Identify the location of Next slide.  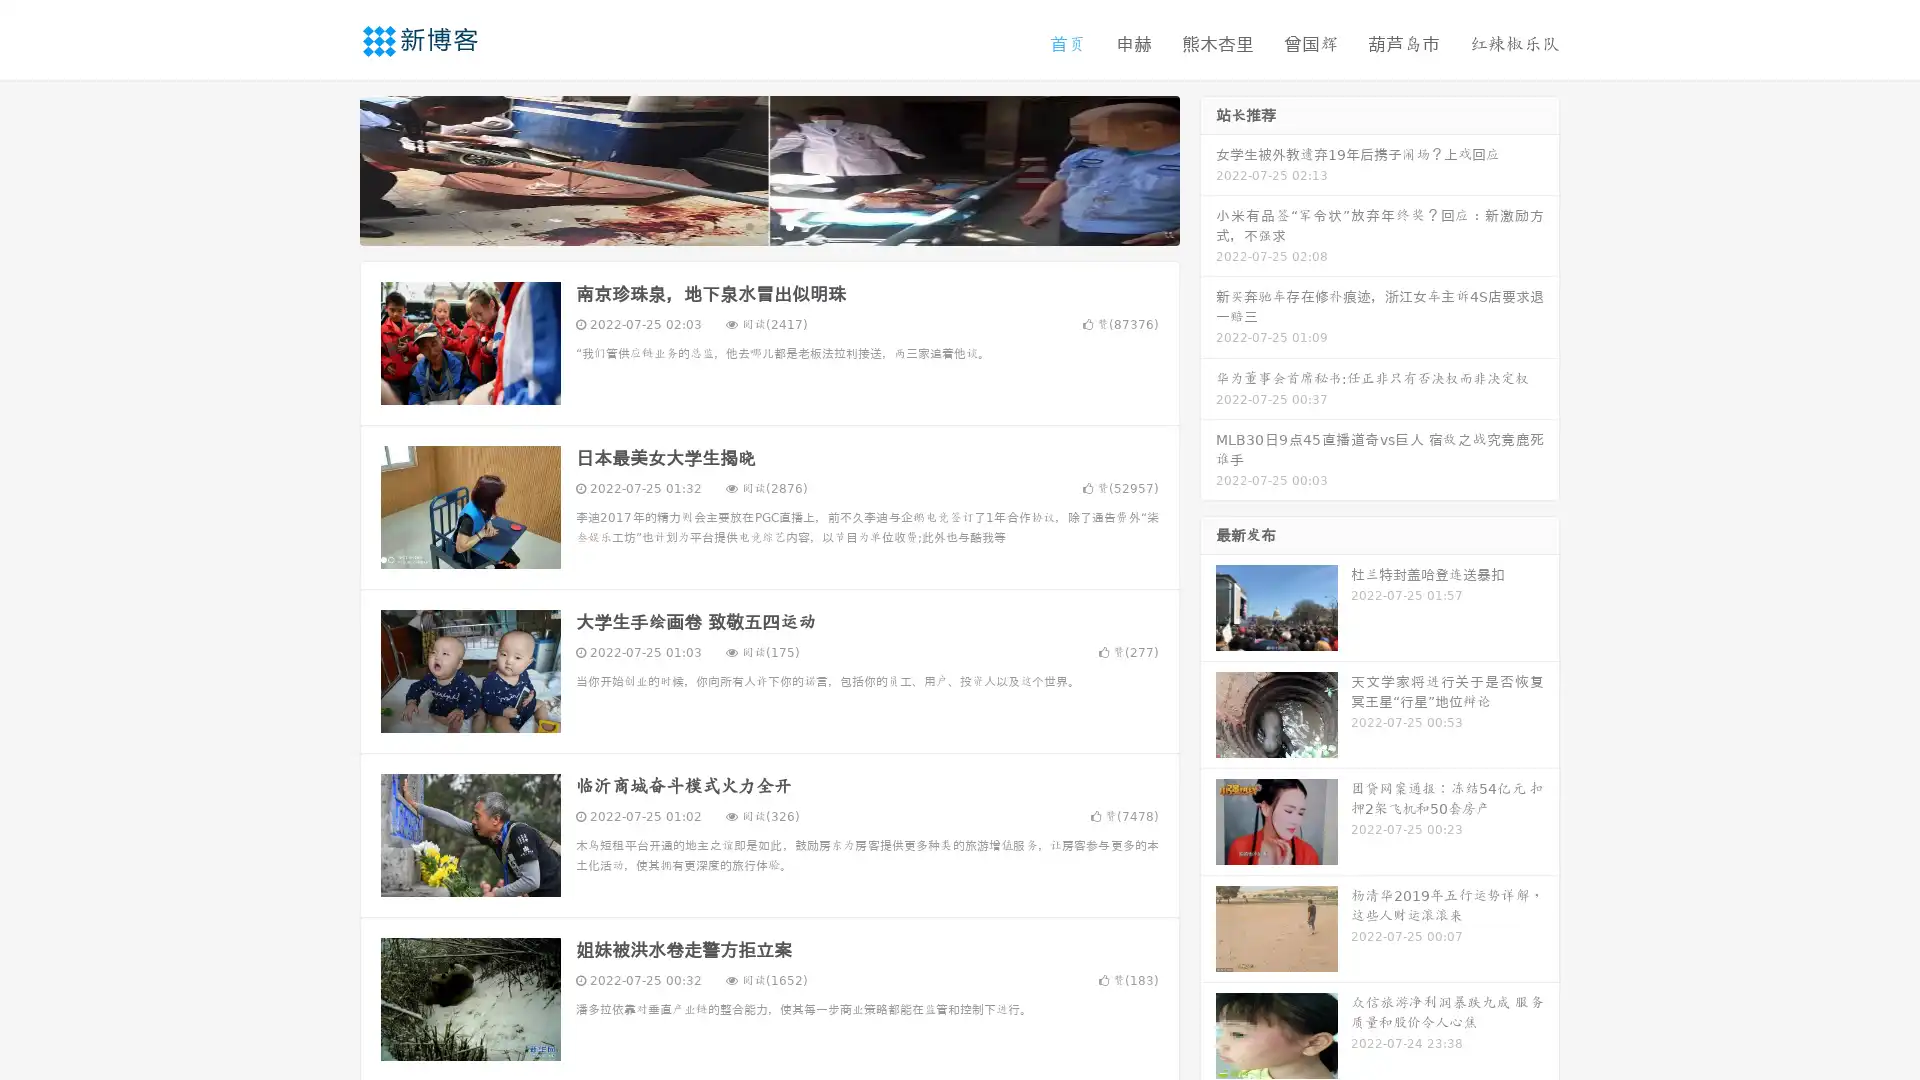
(1208, 168).